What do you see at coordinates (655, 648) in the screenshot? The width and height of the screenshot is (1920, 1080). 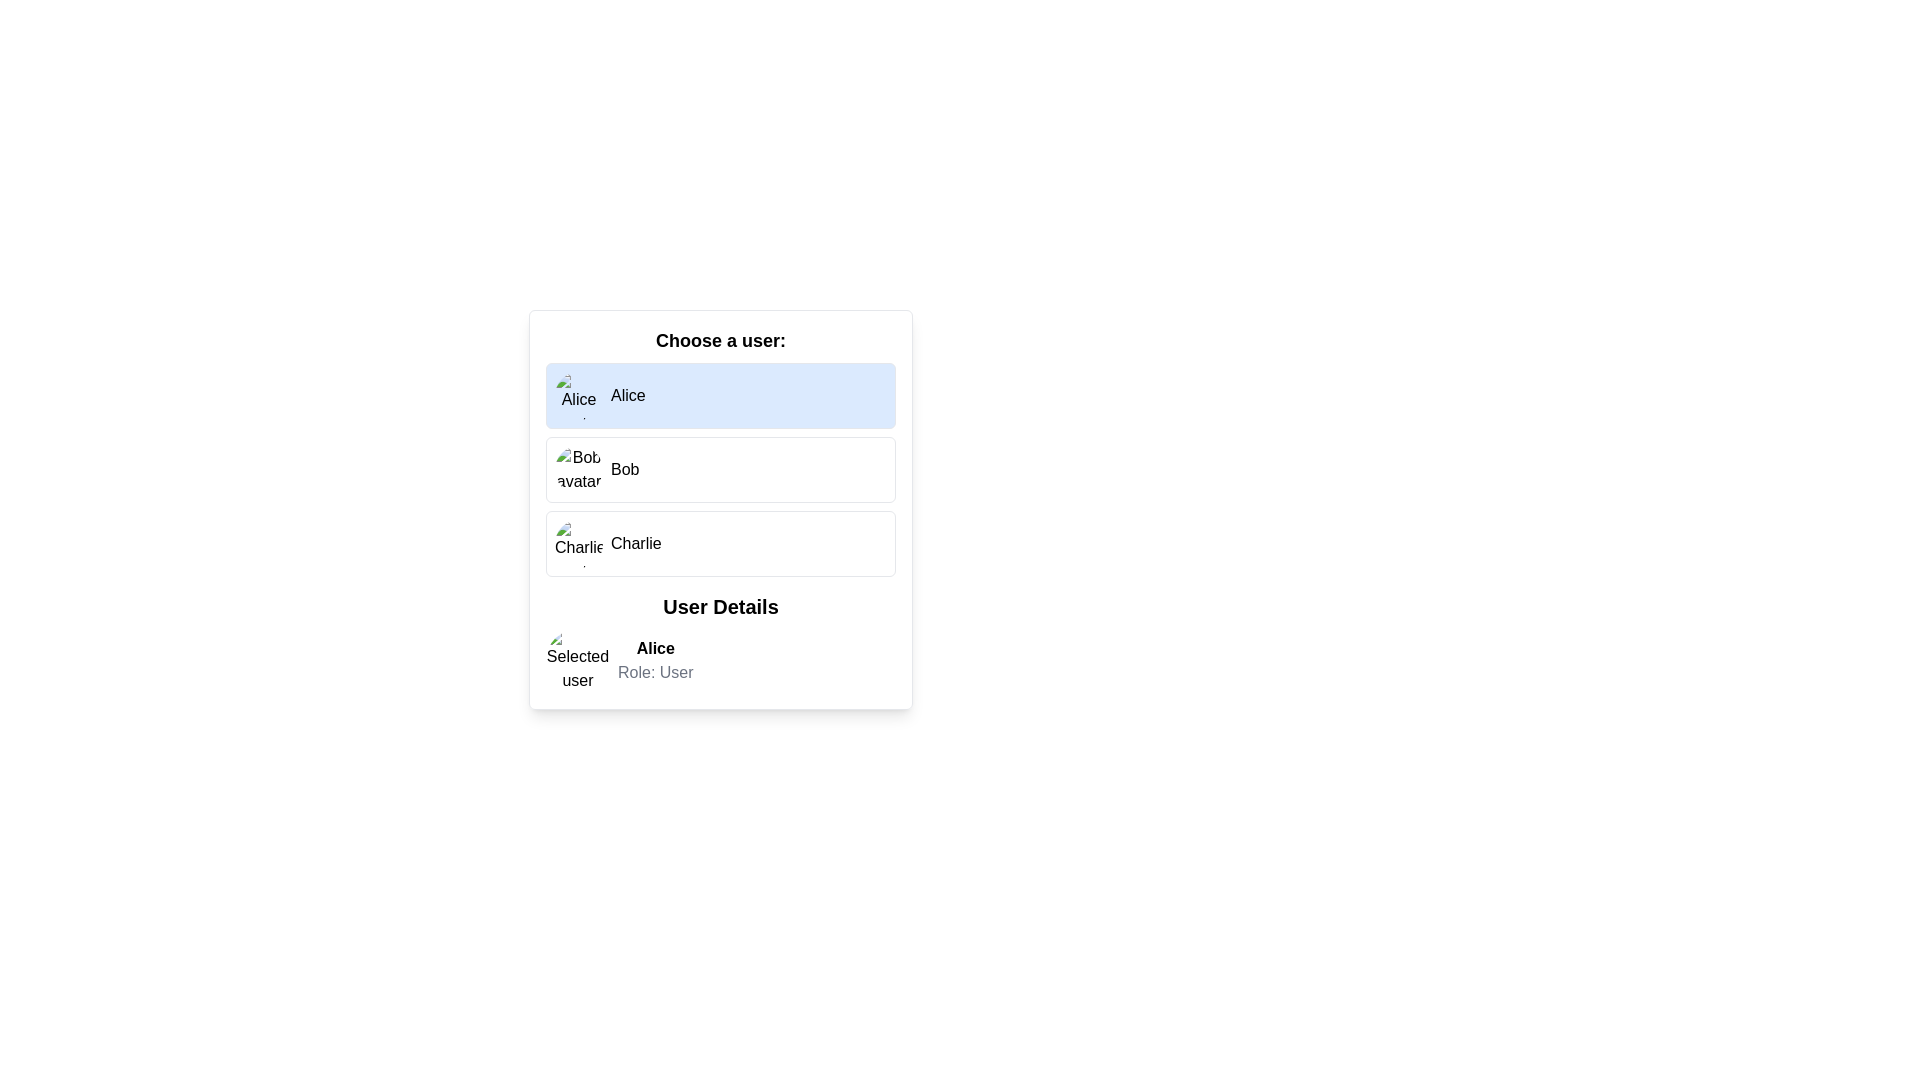 I see `the informational label indicating the name of the selected user, located in the 'User Details' panel, just above the 'Role: User' text` at bounding box center [655, 648].